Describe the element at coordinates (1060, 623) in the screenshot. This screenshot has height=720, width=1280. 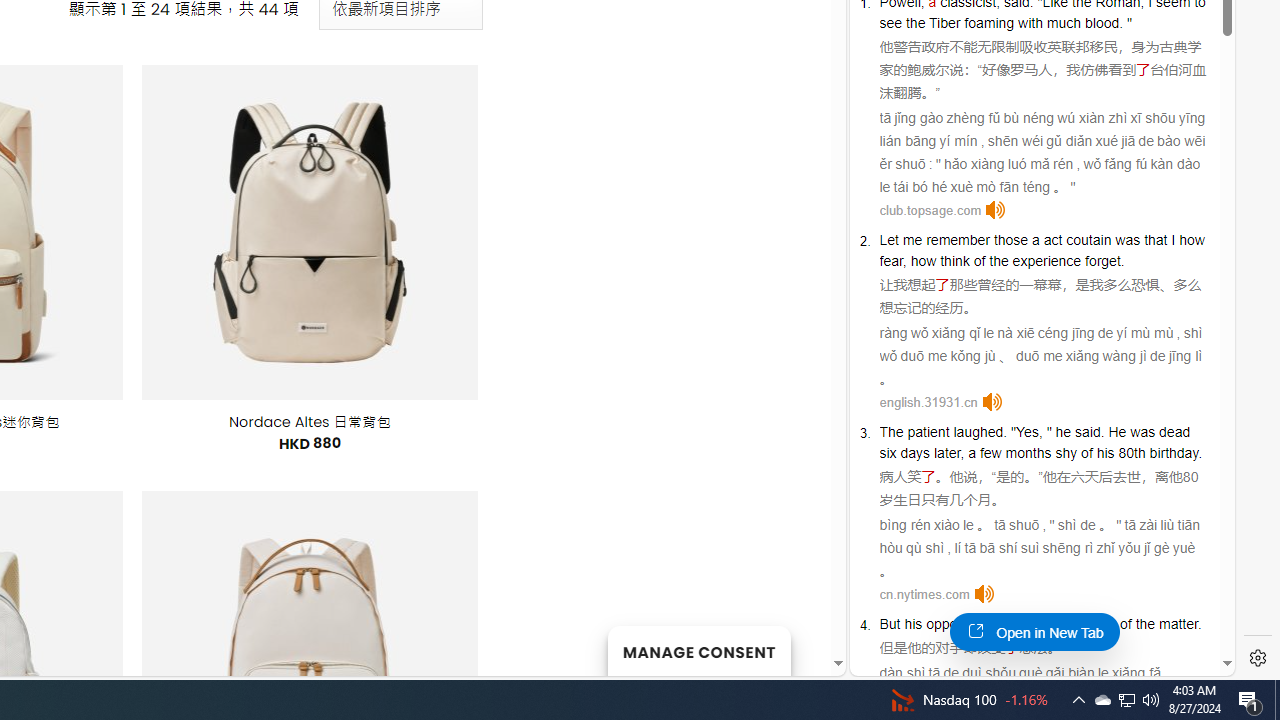
I see `'think'` at that location.